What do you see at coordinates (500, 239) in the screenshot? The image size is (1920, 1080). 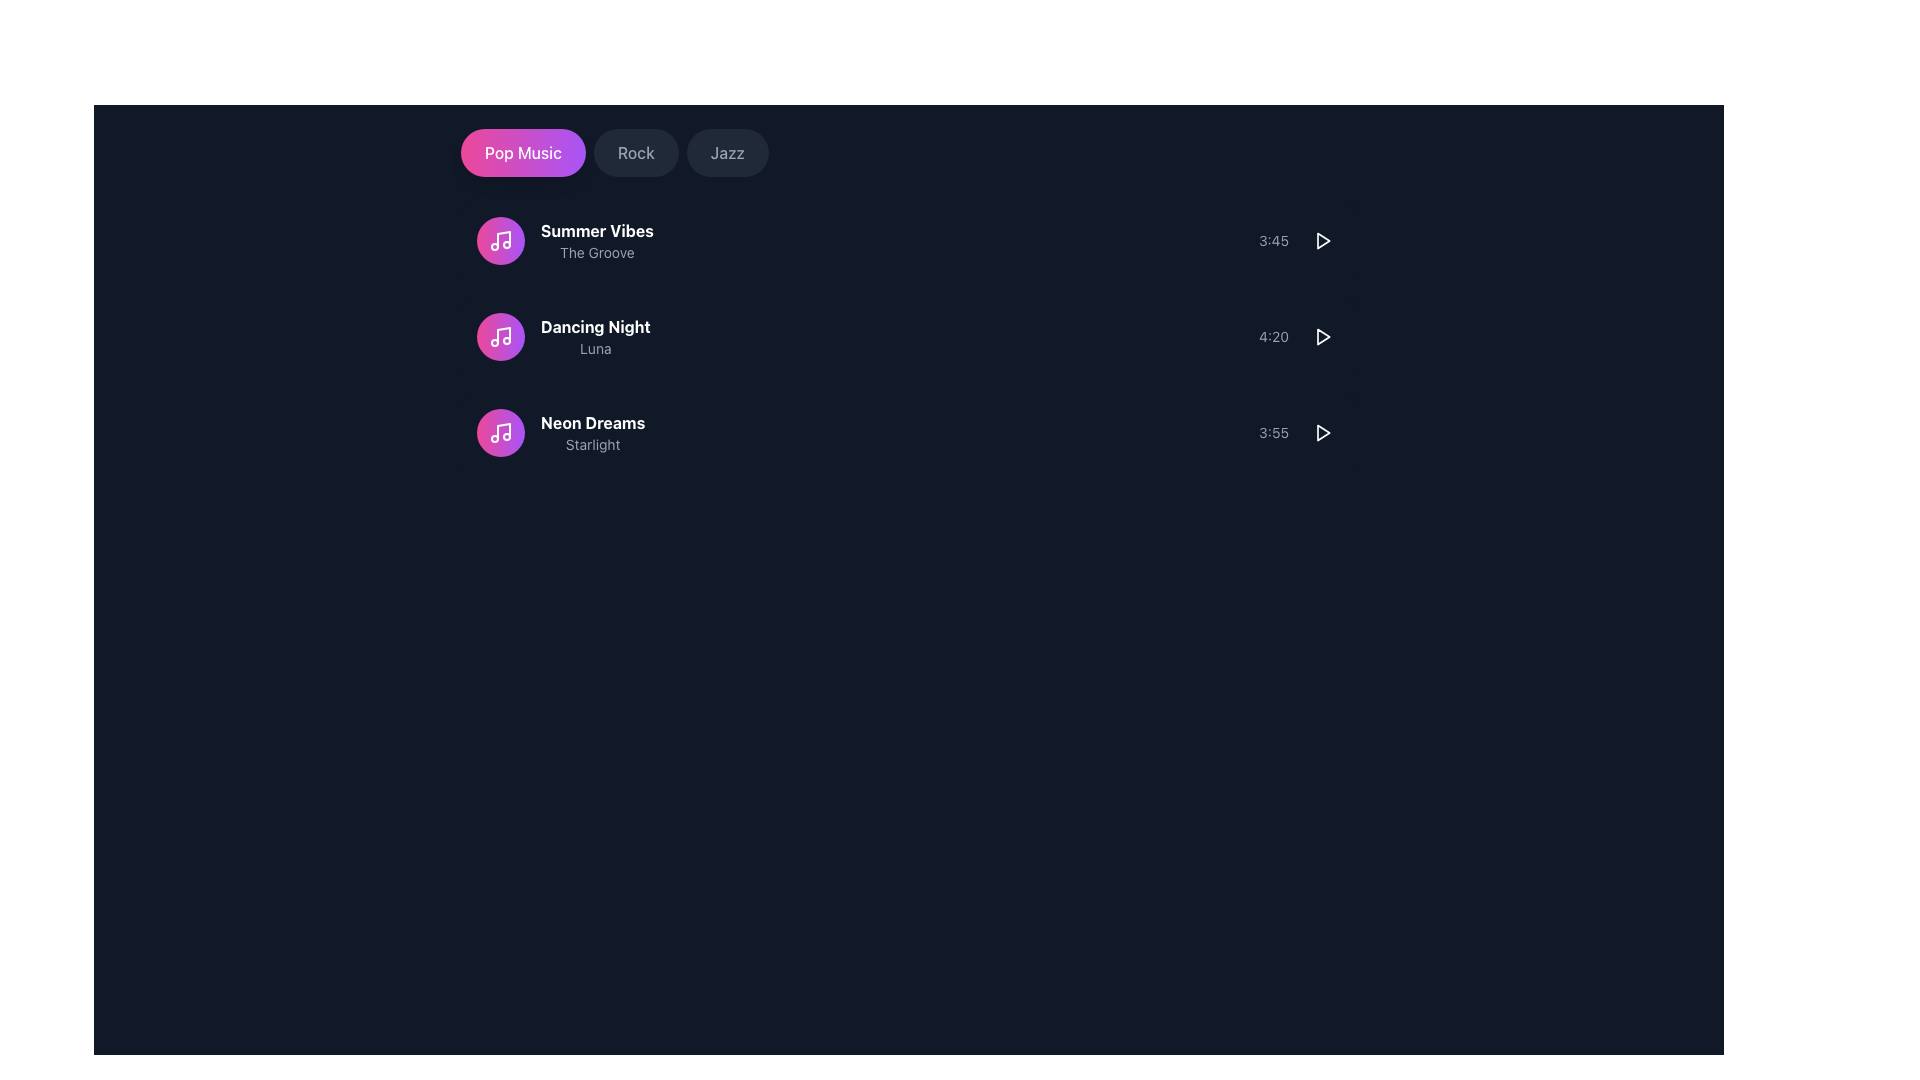 I see `the circular music icon with a pink to purple gradient background and a white music note symbol` at bounding box center [500, 239].